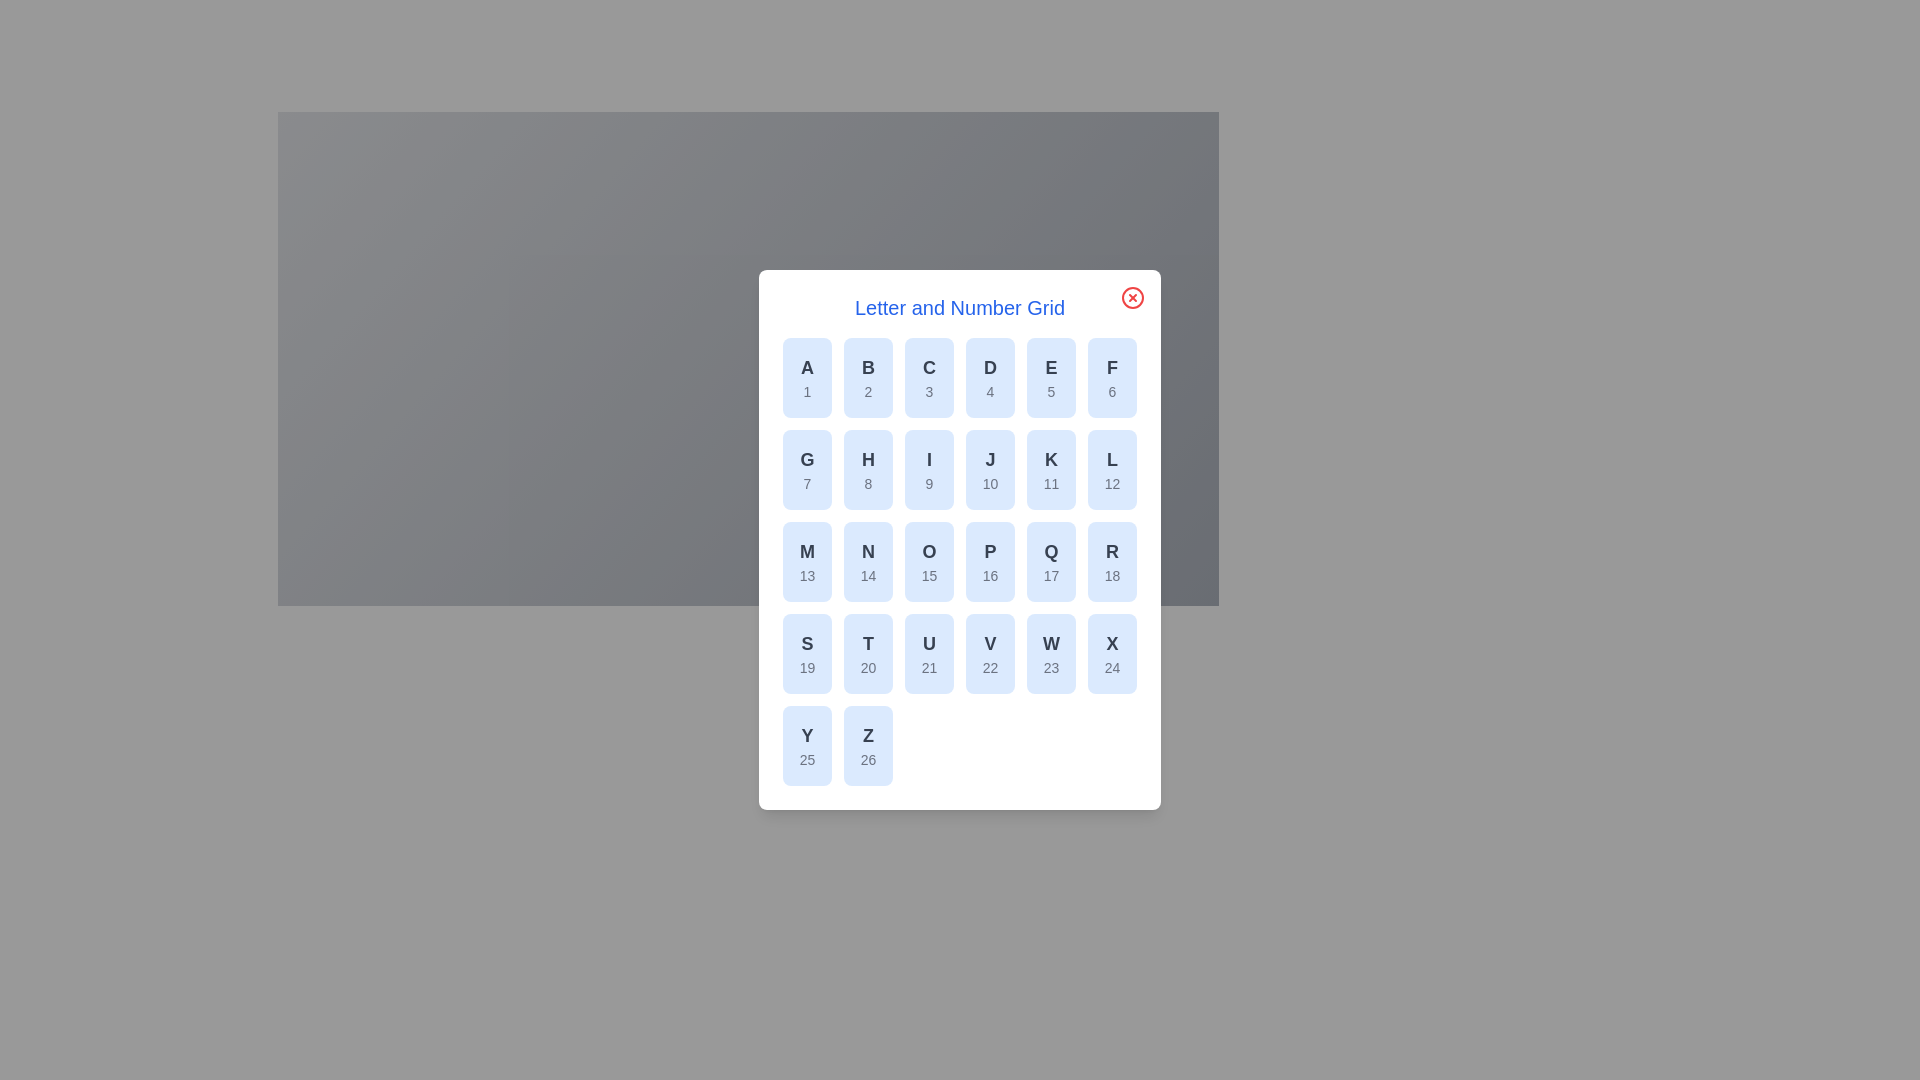 The image size is (1920, 1080). Describe the element at coordinates (928, 562) in the screenshot. I see `the grid item corresponding to letter O` at that location.